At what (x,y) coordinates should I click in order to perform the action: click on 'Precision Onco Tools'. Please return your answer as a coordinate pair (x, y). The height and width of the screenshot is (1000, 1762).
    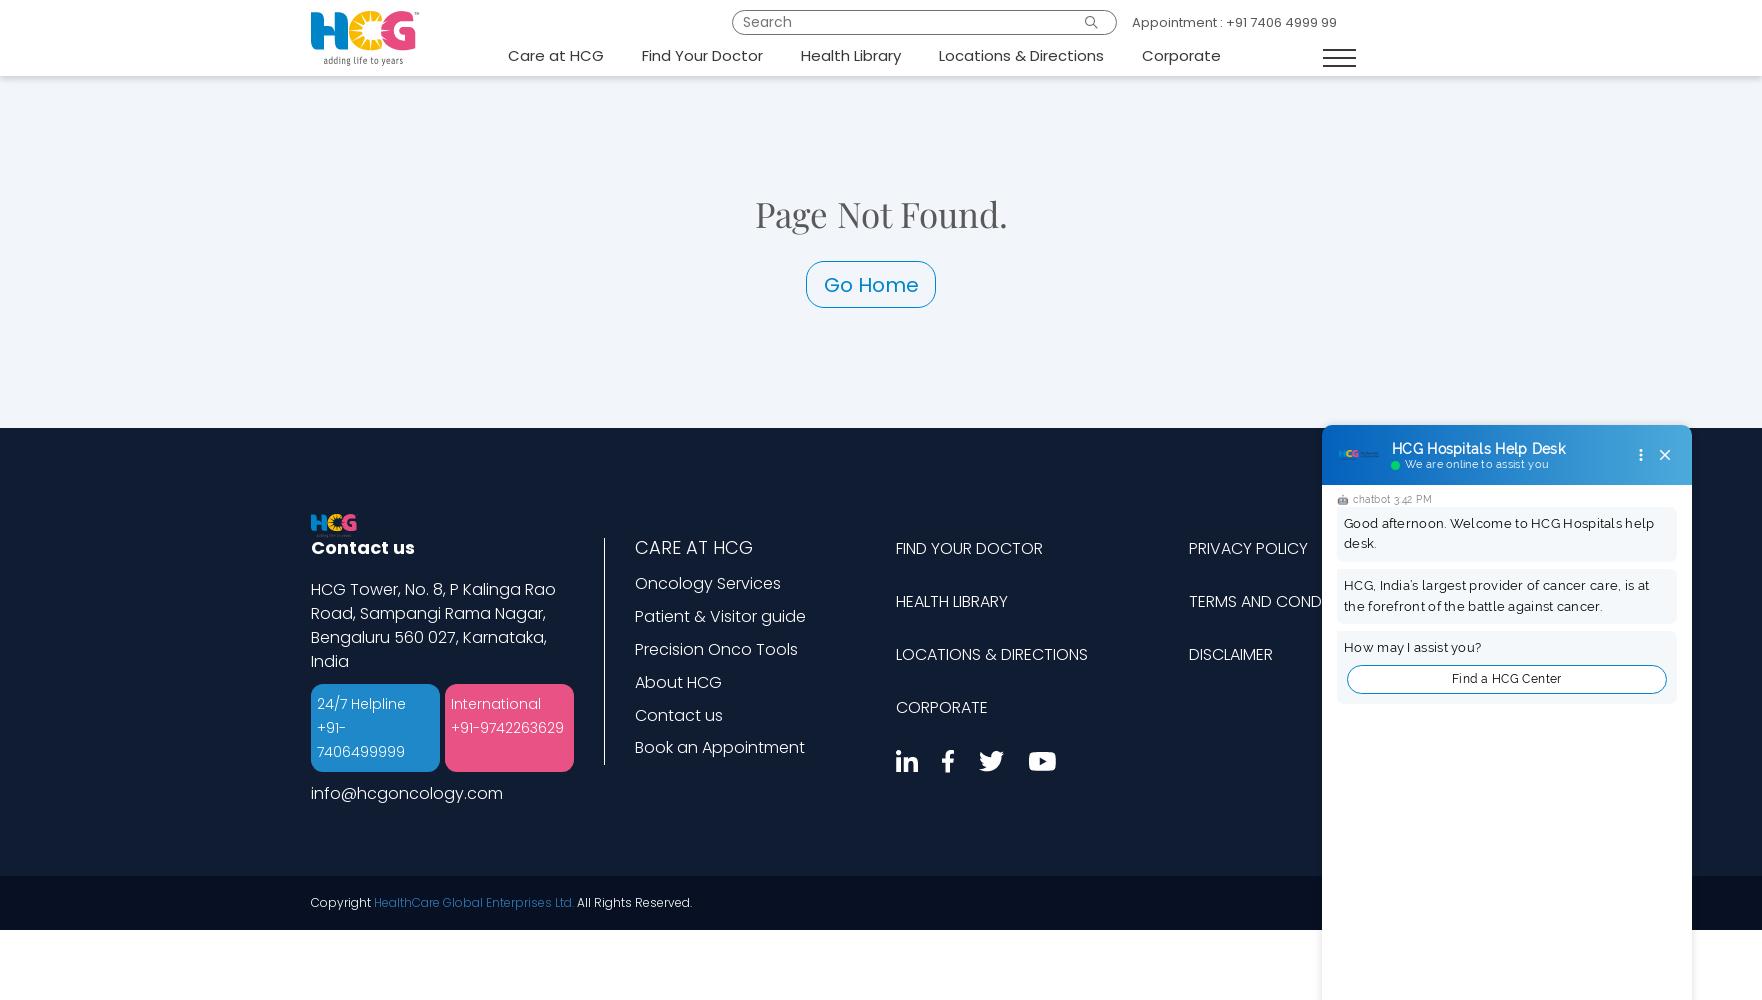
    Looking at the image, I should click on (632, 648).